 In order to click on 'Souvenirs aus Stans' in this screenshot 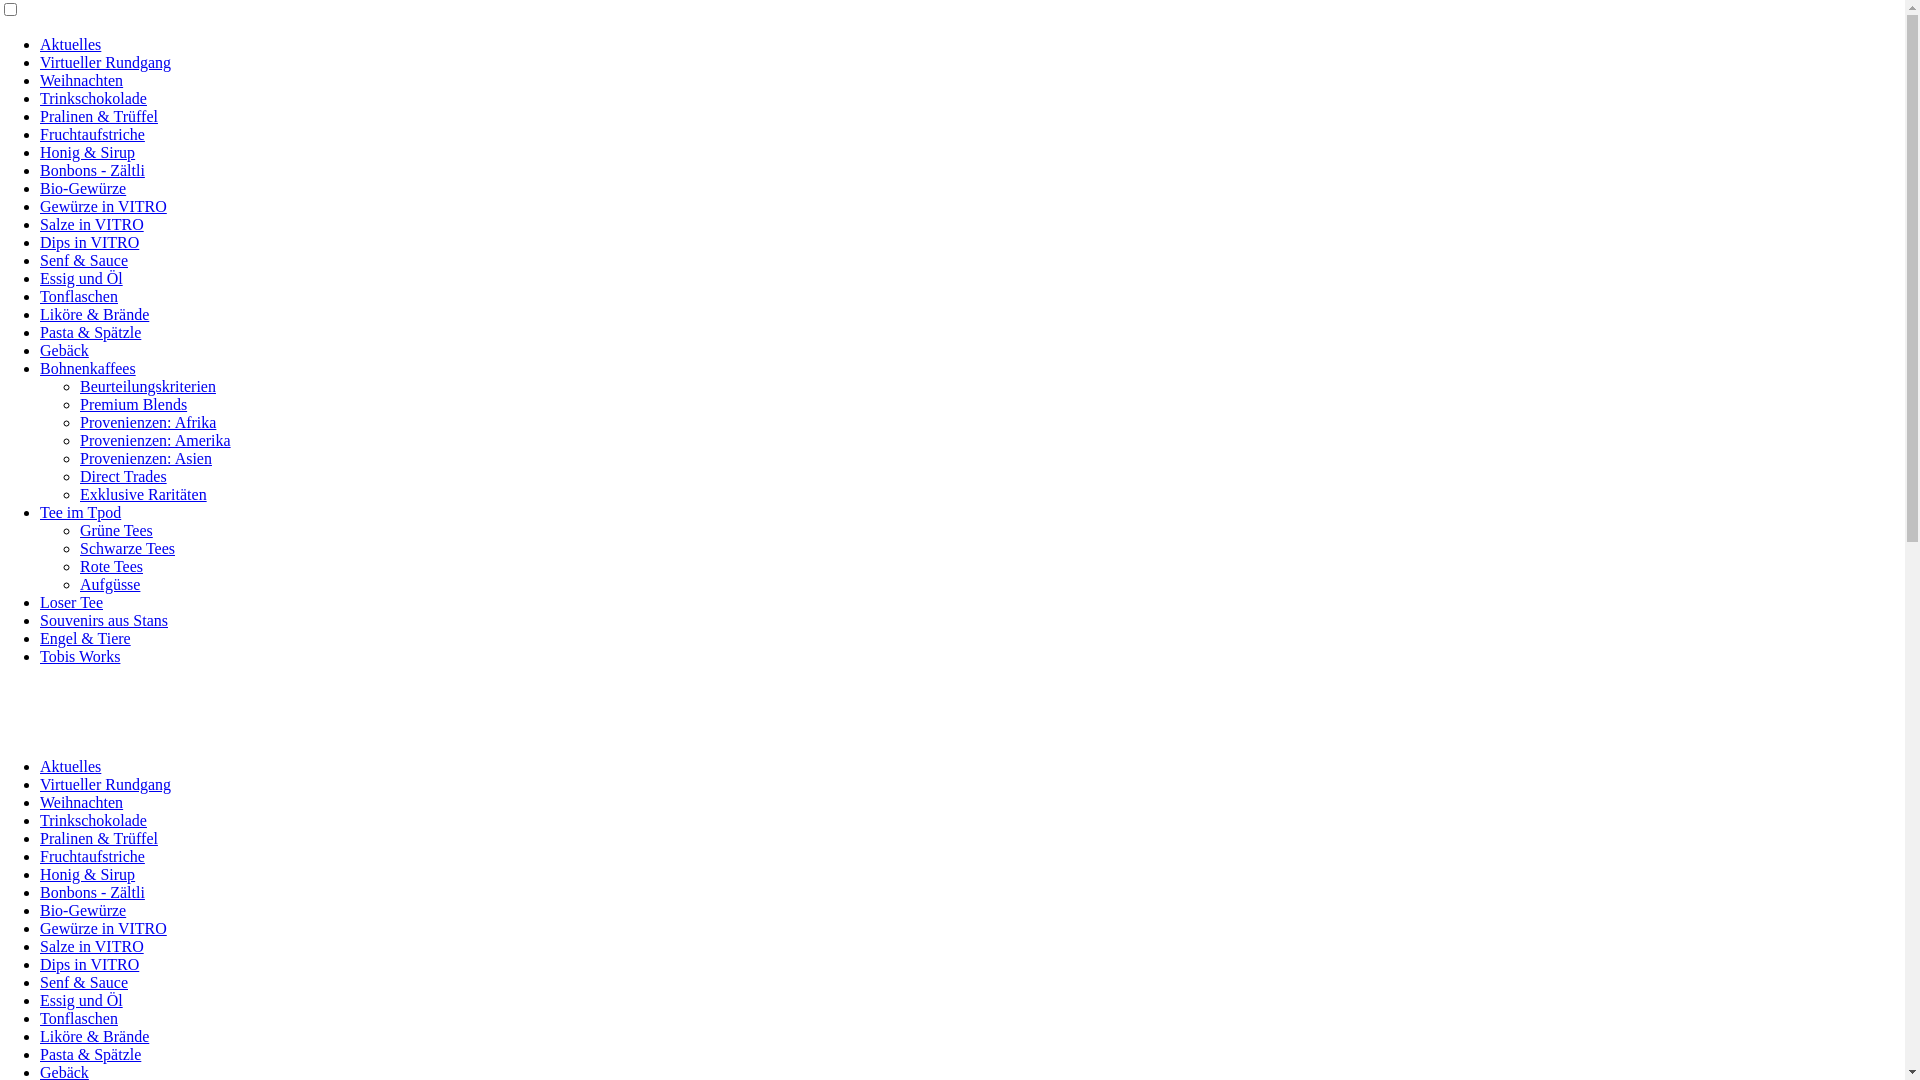, I will do `click(39, 619)`.